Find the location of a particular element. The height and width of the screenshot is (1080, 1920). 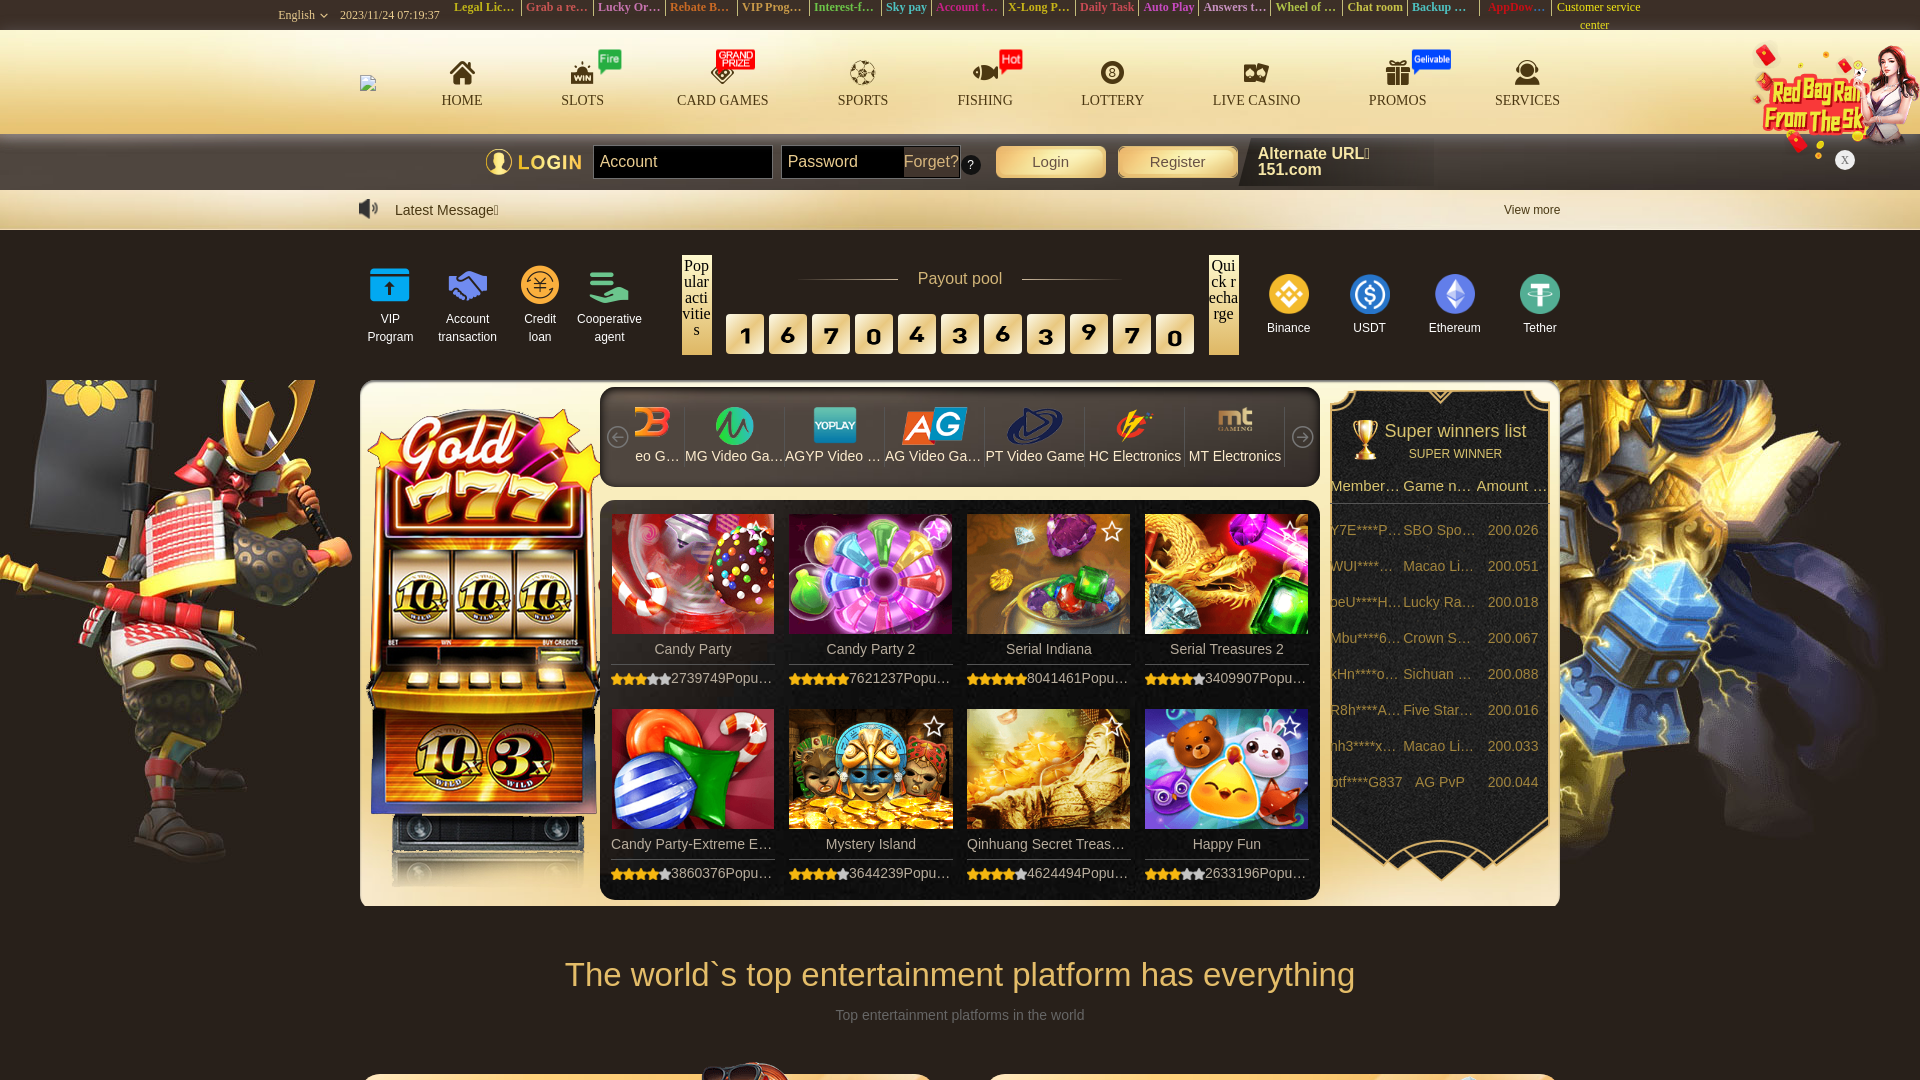

'SERVICES' is located at coordinates (1526, 80).